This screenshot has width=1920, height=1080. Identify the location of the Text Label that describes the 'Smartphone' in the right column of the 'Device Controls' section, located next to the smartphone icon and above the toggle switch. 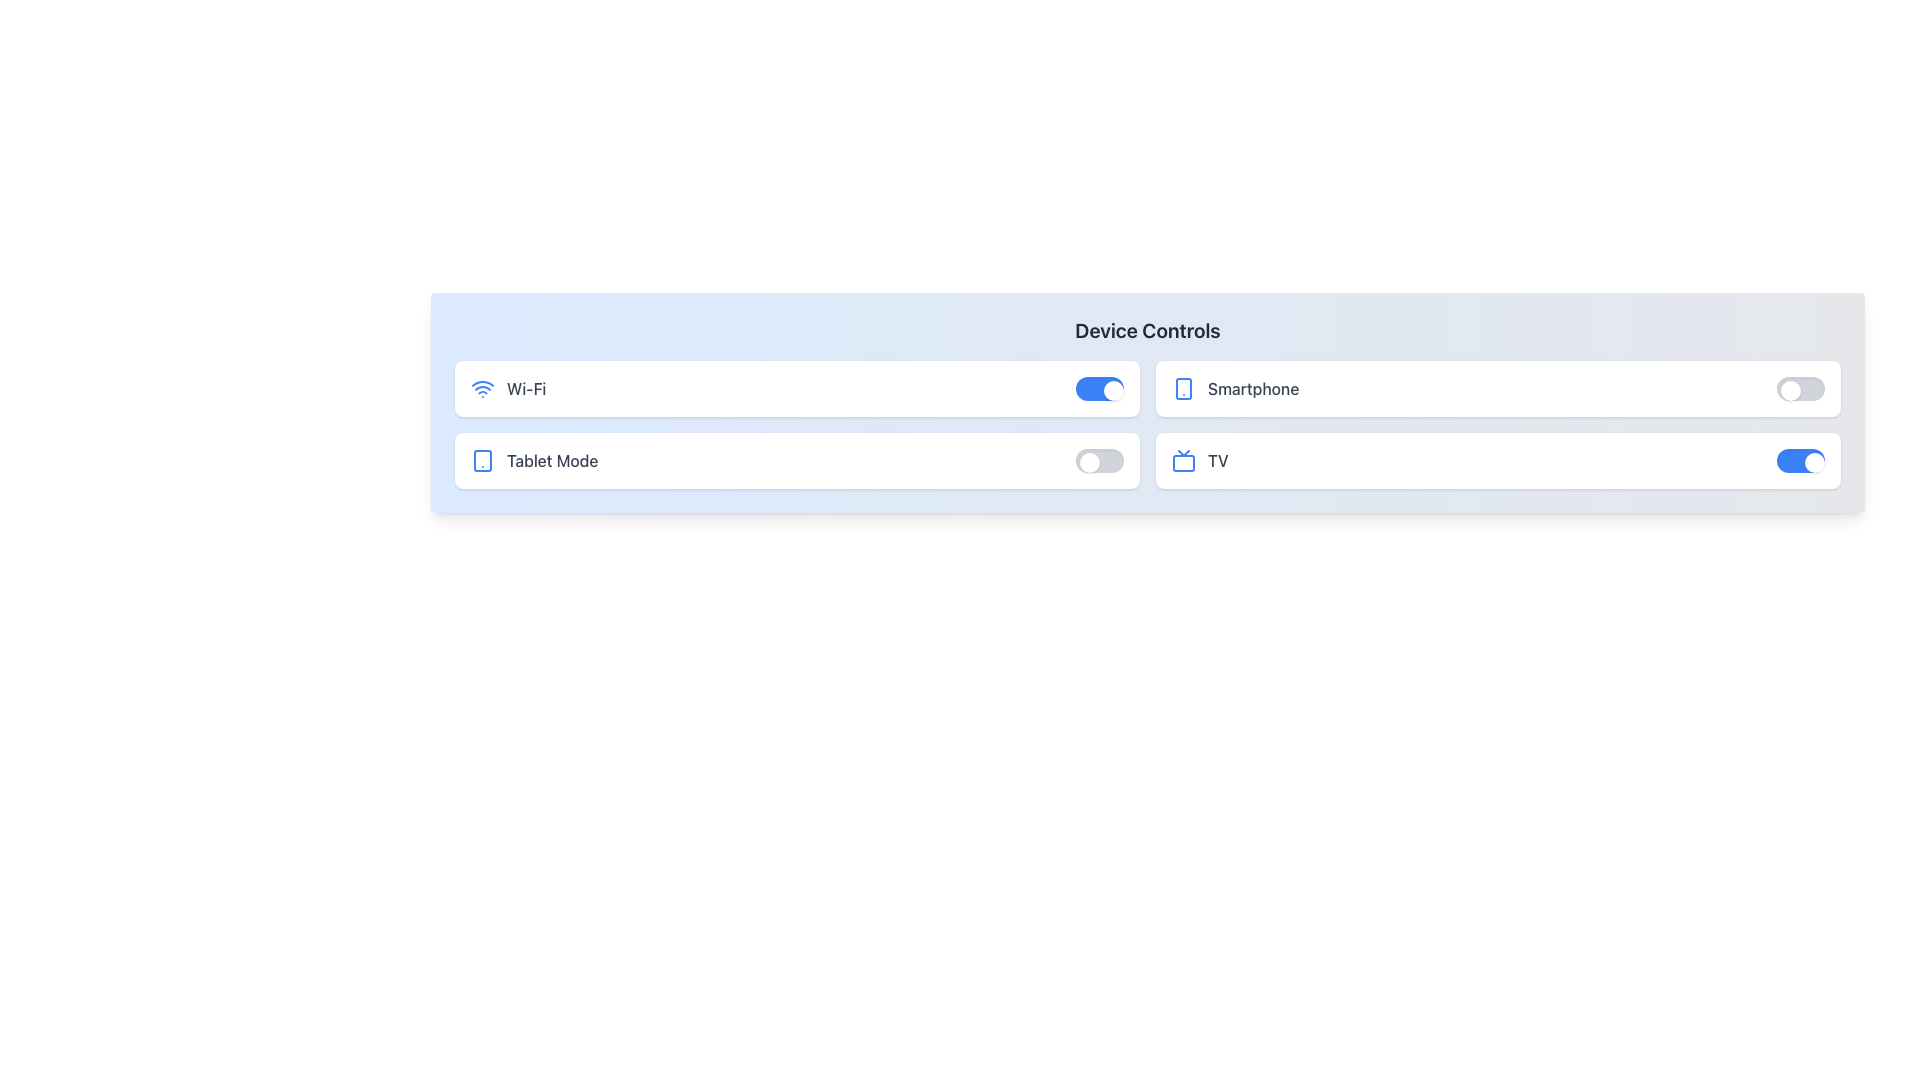
(1252, 389).